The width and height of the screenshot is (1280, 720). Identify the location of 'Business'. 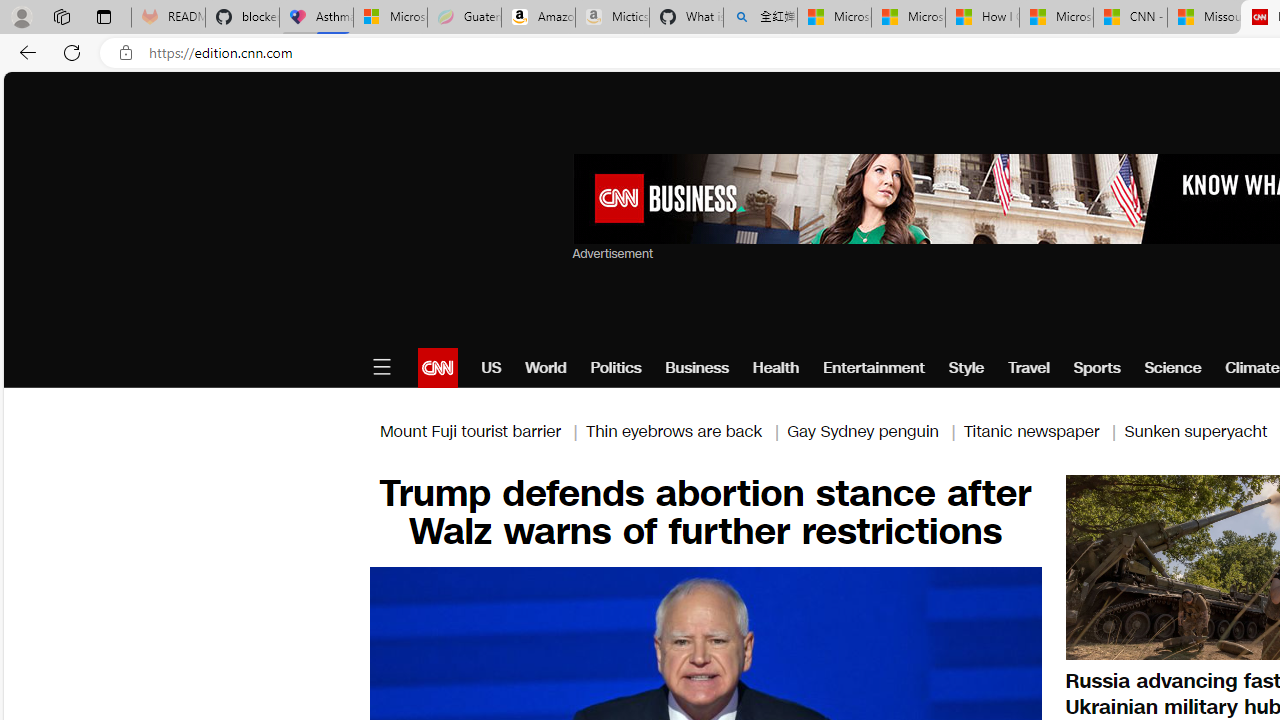
(697, 367).